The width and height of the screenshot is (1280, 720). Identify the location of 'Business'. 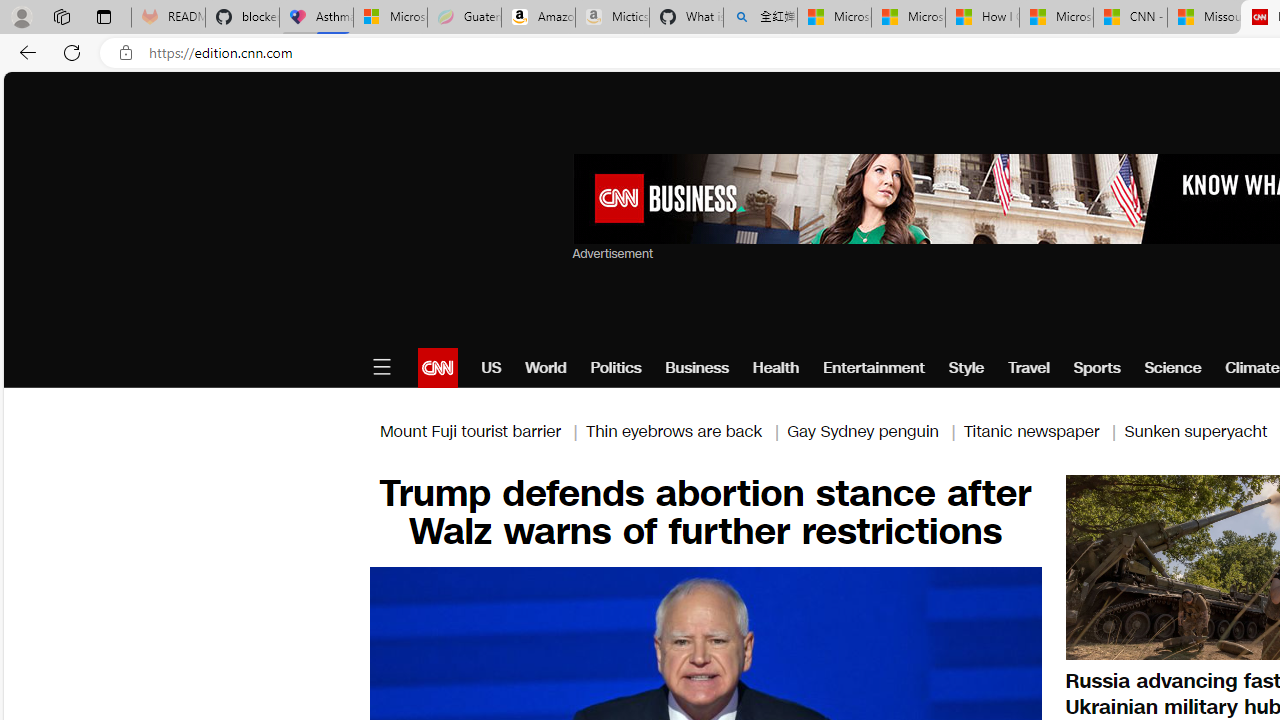
(697, 367).